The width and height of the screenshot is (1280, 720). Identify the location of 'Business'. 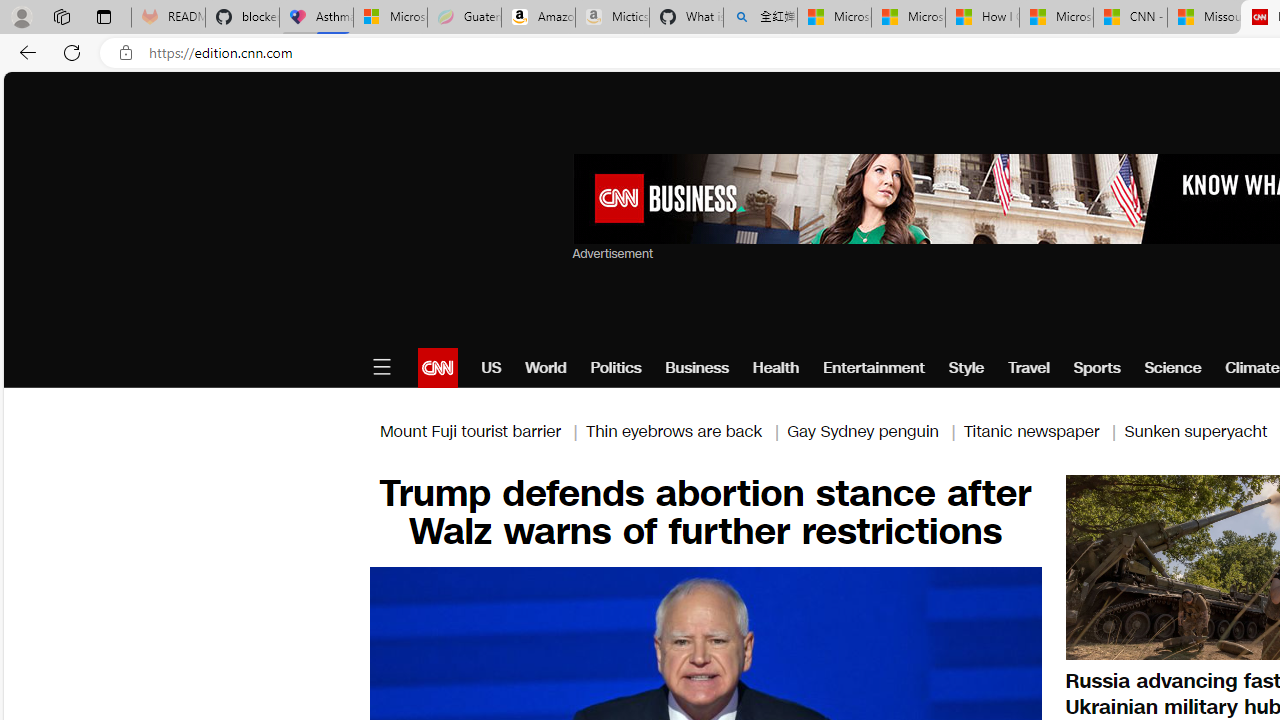
(697, 367).